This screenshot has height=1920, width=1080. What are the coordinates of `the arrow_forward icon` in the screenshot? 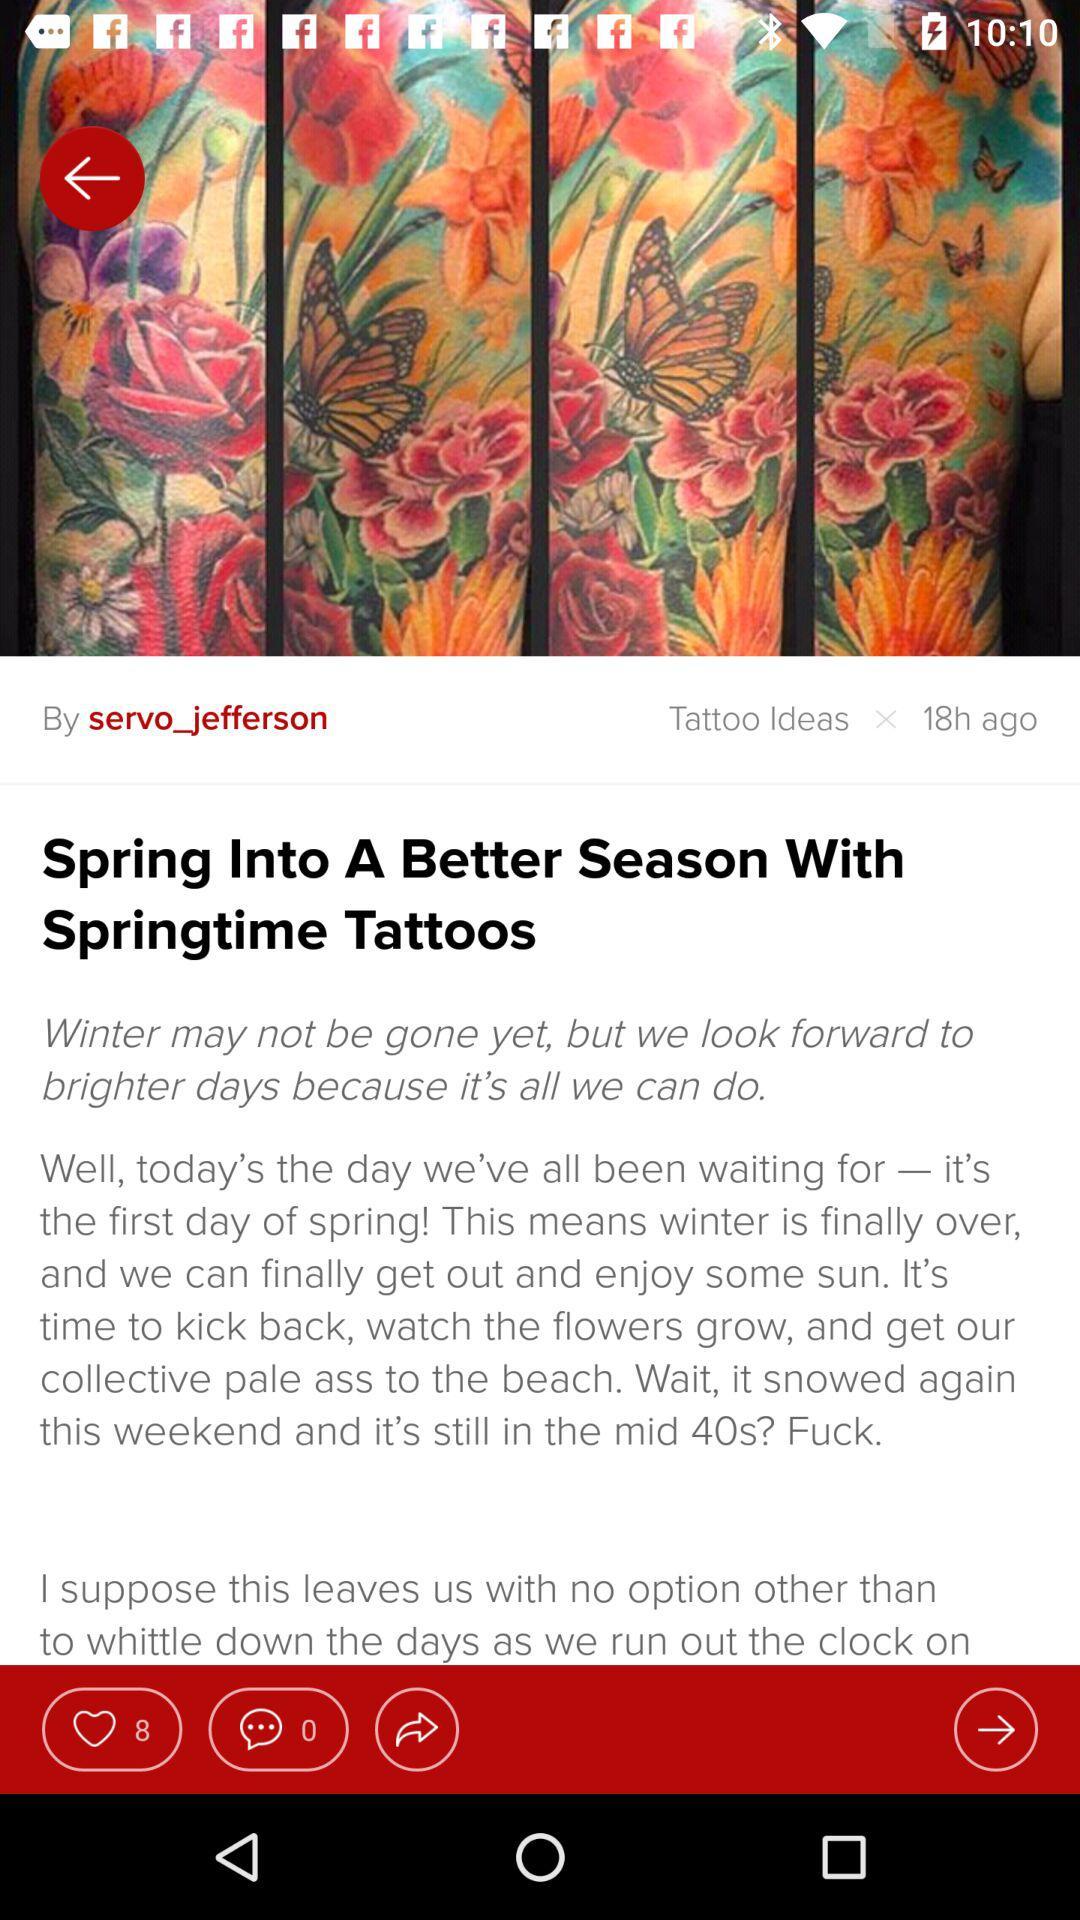 It's located at (995, 1728).